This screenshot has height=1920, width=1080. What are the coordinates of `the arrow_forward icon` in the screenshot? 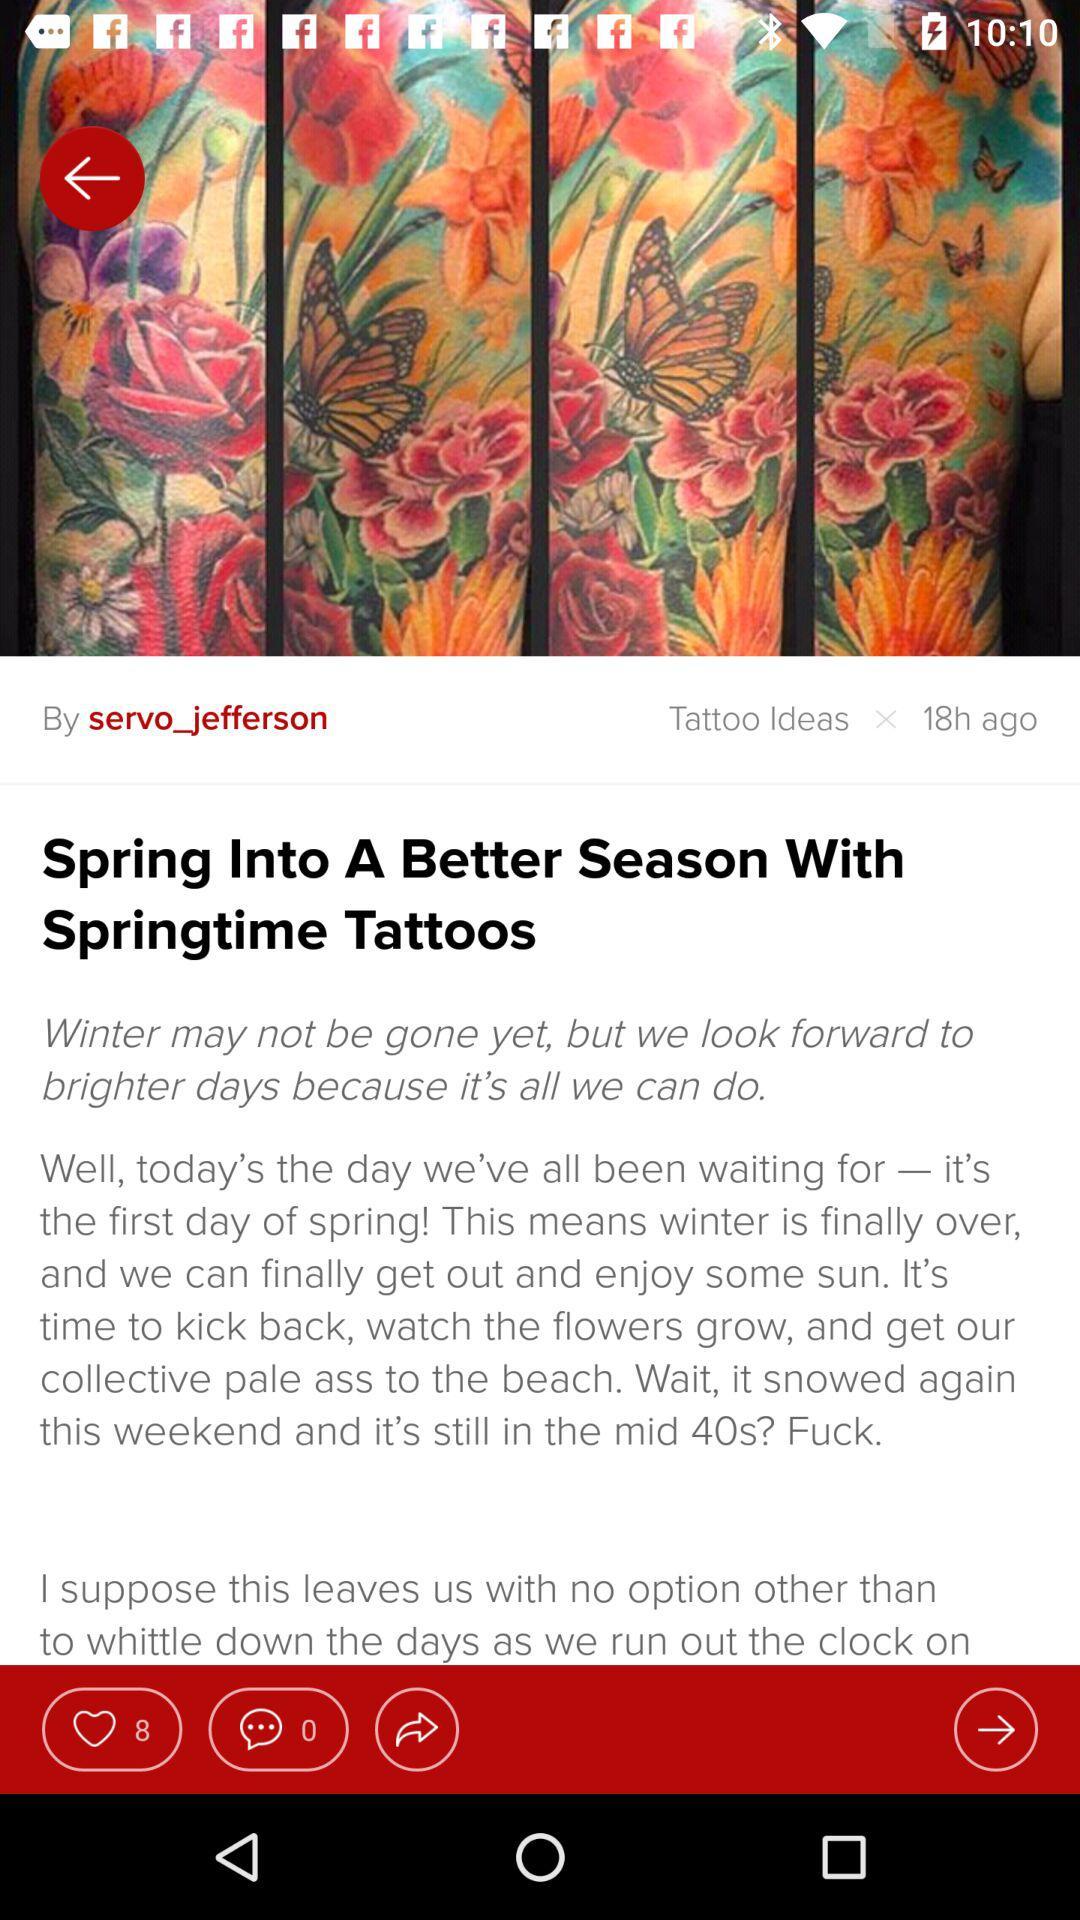 It's located at (995, 1728).